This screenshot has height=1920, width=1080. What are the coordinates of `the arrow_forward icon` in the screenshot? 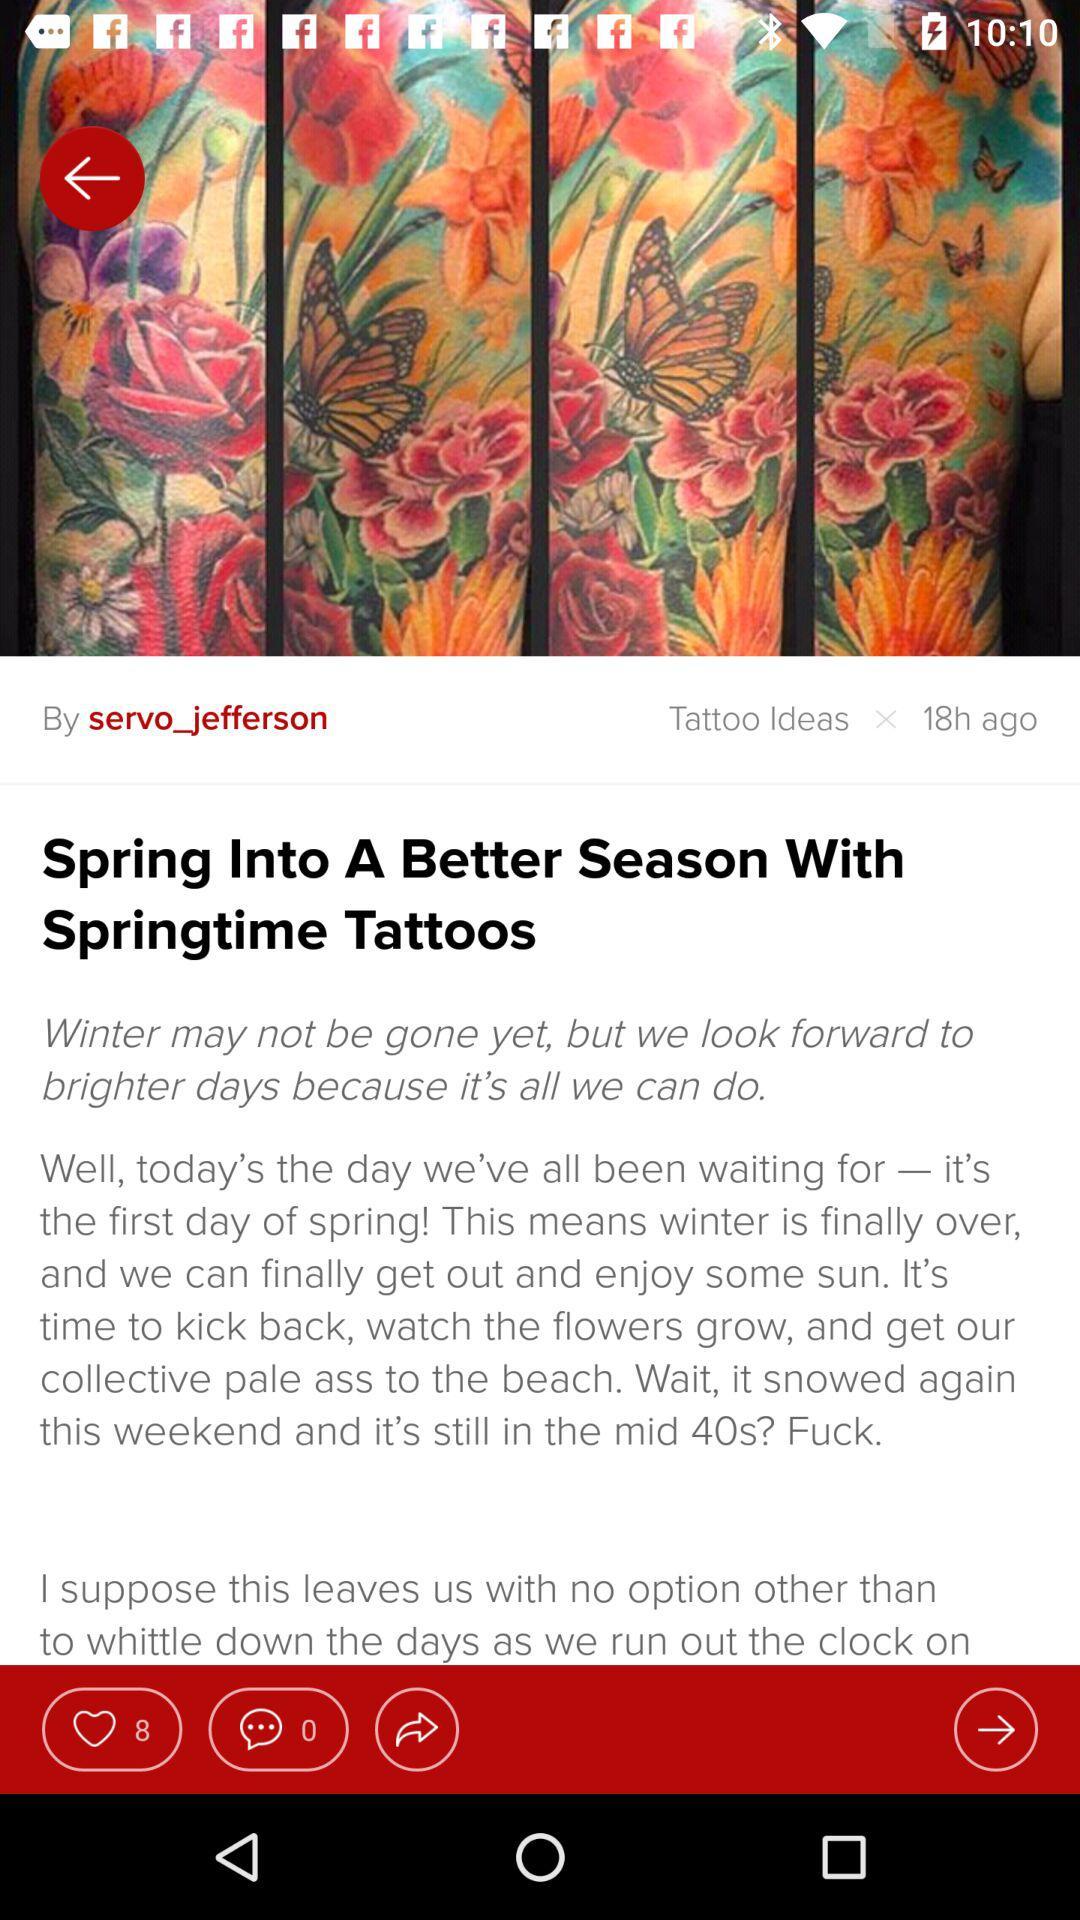 It's located at (995, 1728).